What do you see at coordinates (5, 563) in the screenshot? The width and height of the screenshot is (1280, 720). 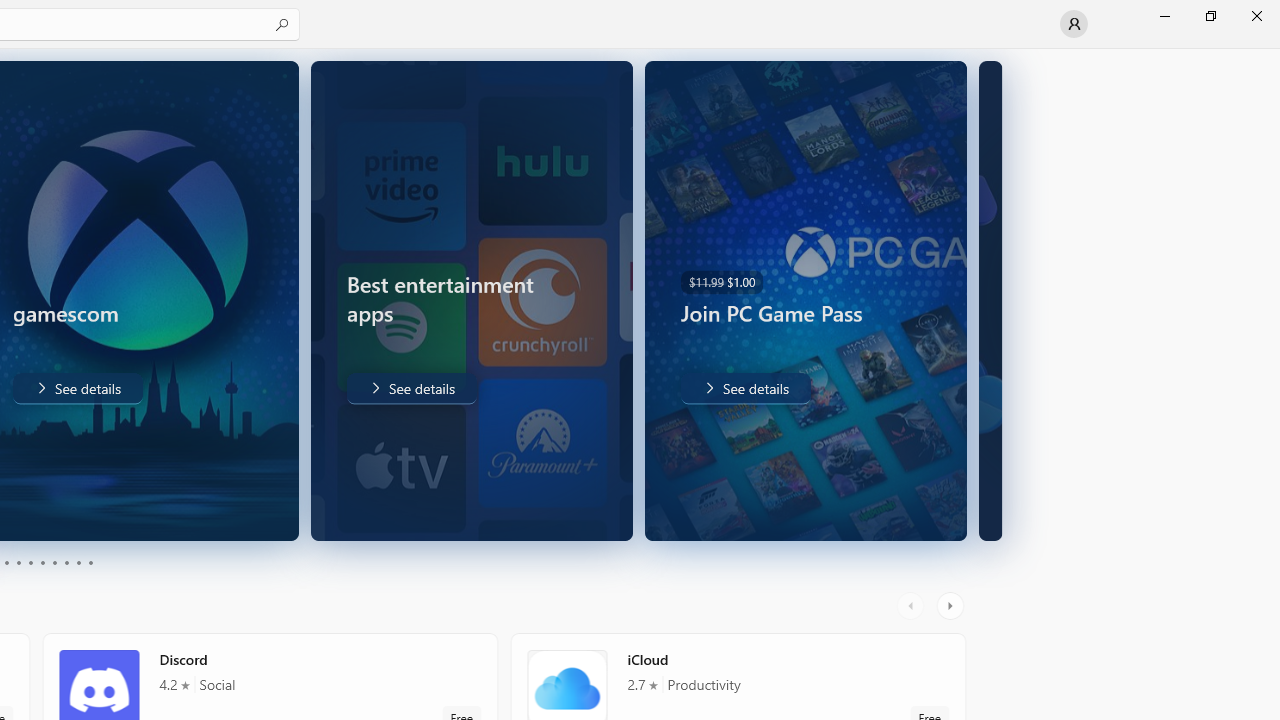 I see `'Page 3'` at bounding box center [5, 563].